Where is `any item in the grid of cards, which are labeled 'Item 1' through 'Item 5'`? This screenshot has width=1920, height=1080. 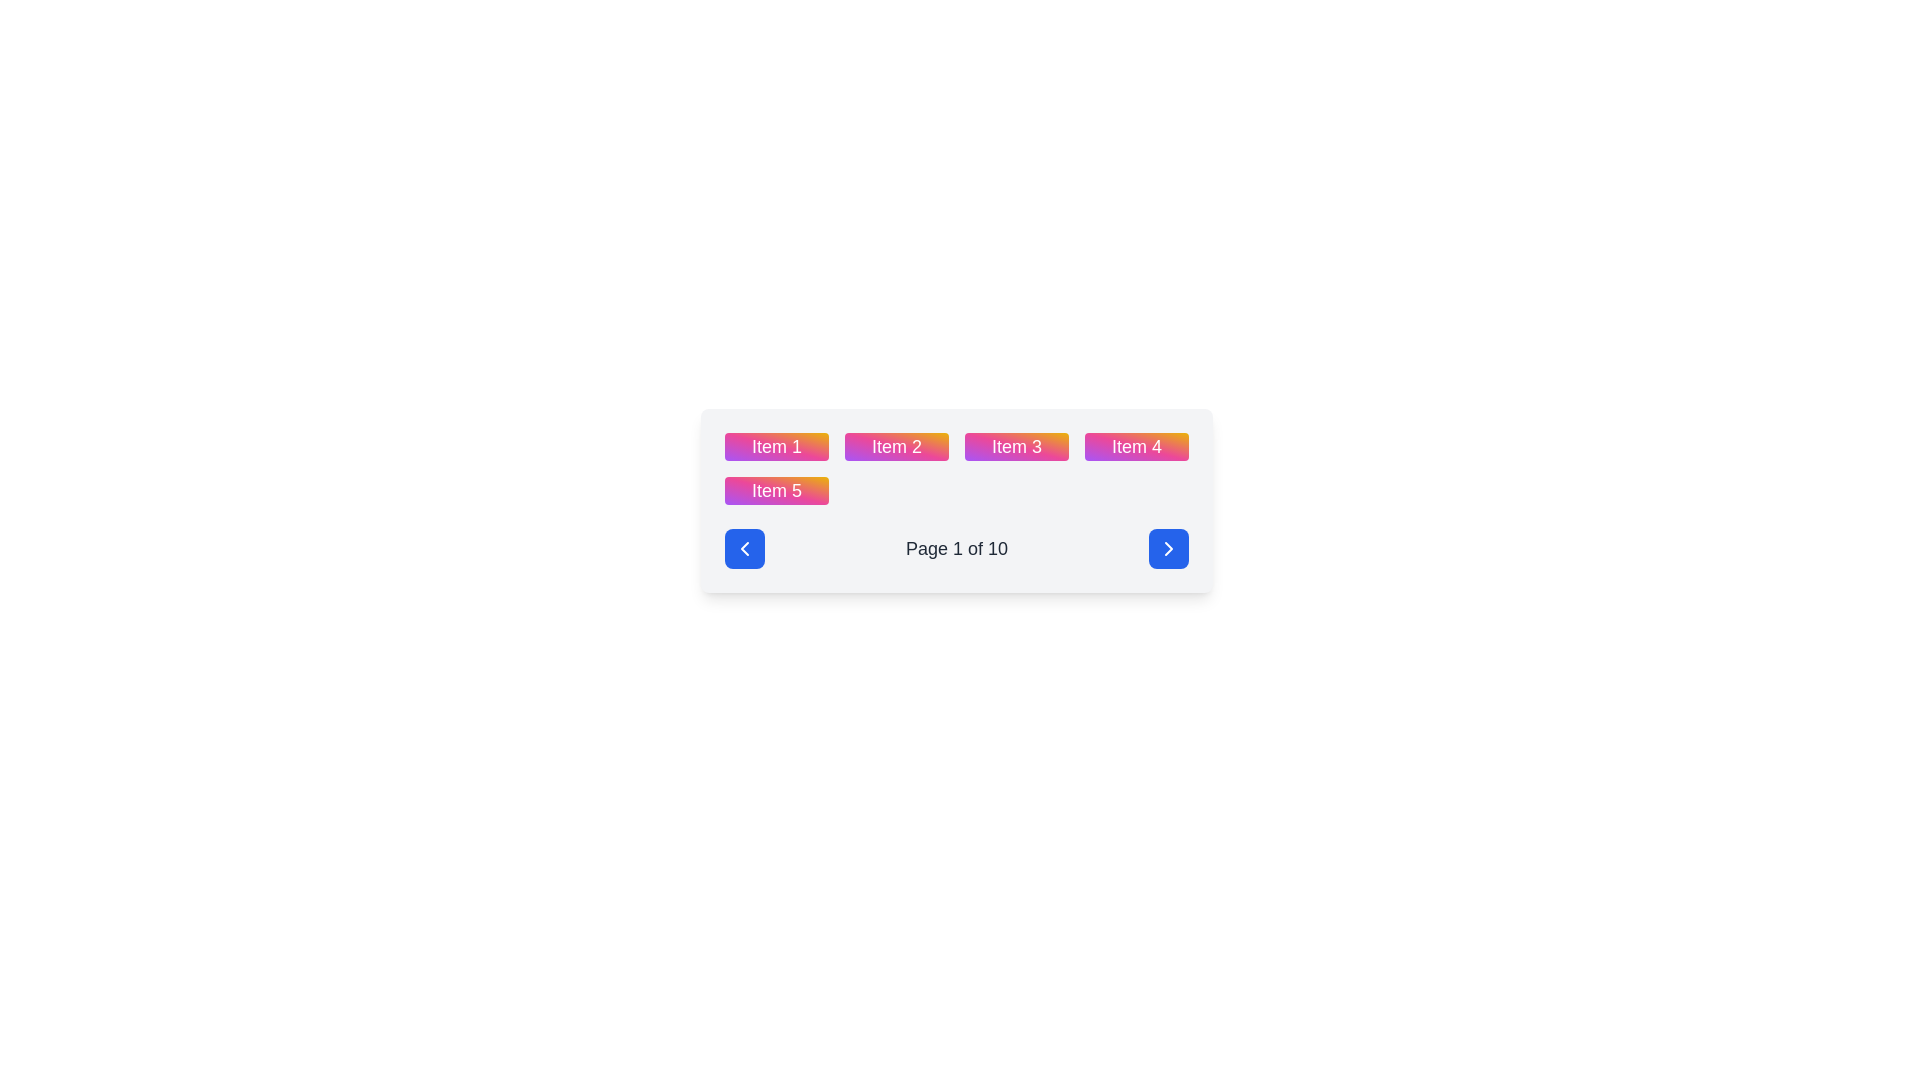 any item in the grid of cards, which are labeled 'Item 1' through 'Item 5' is located at coordinates (955, 469).